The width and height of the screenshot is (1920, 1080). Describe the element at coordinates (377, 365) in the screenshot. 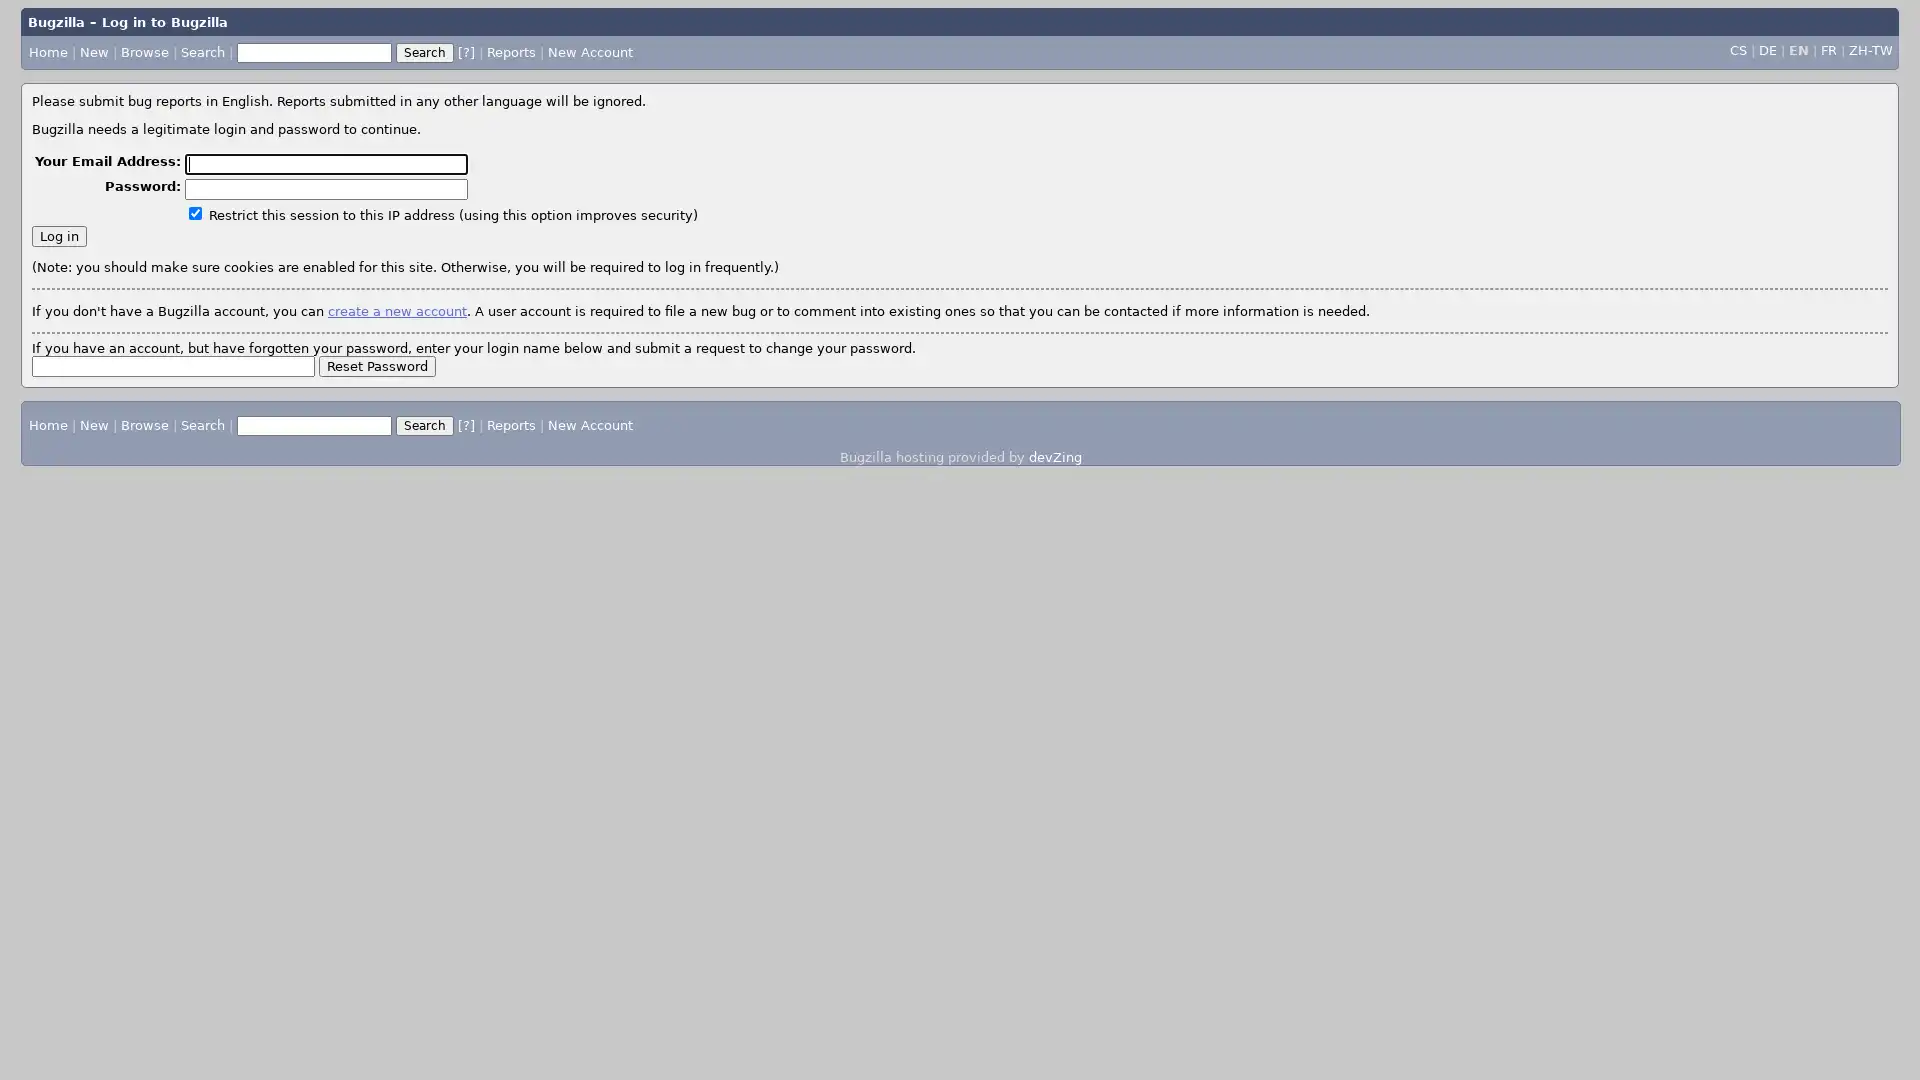

I see `Reset Password` at that location.